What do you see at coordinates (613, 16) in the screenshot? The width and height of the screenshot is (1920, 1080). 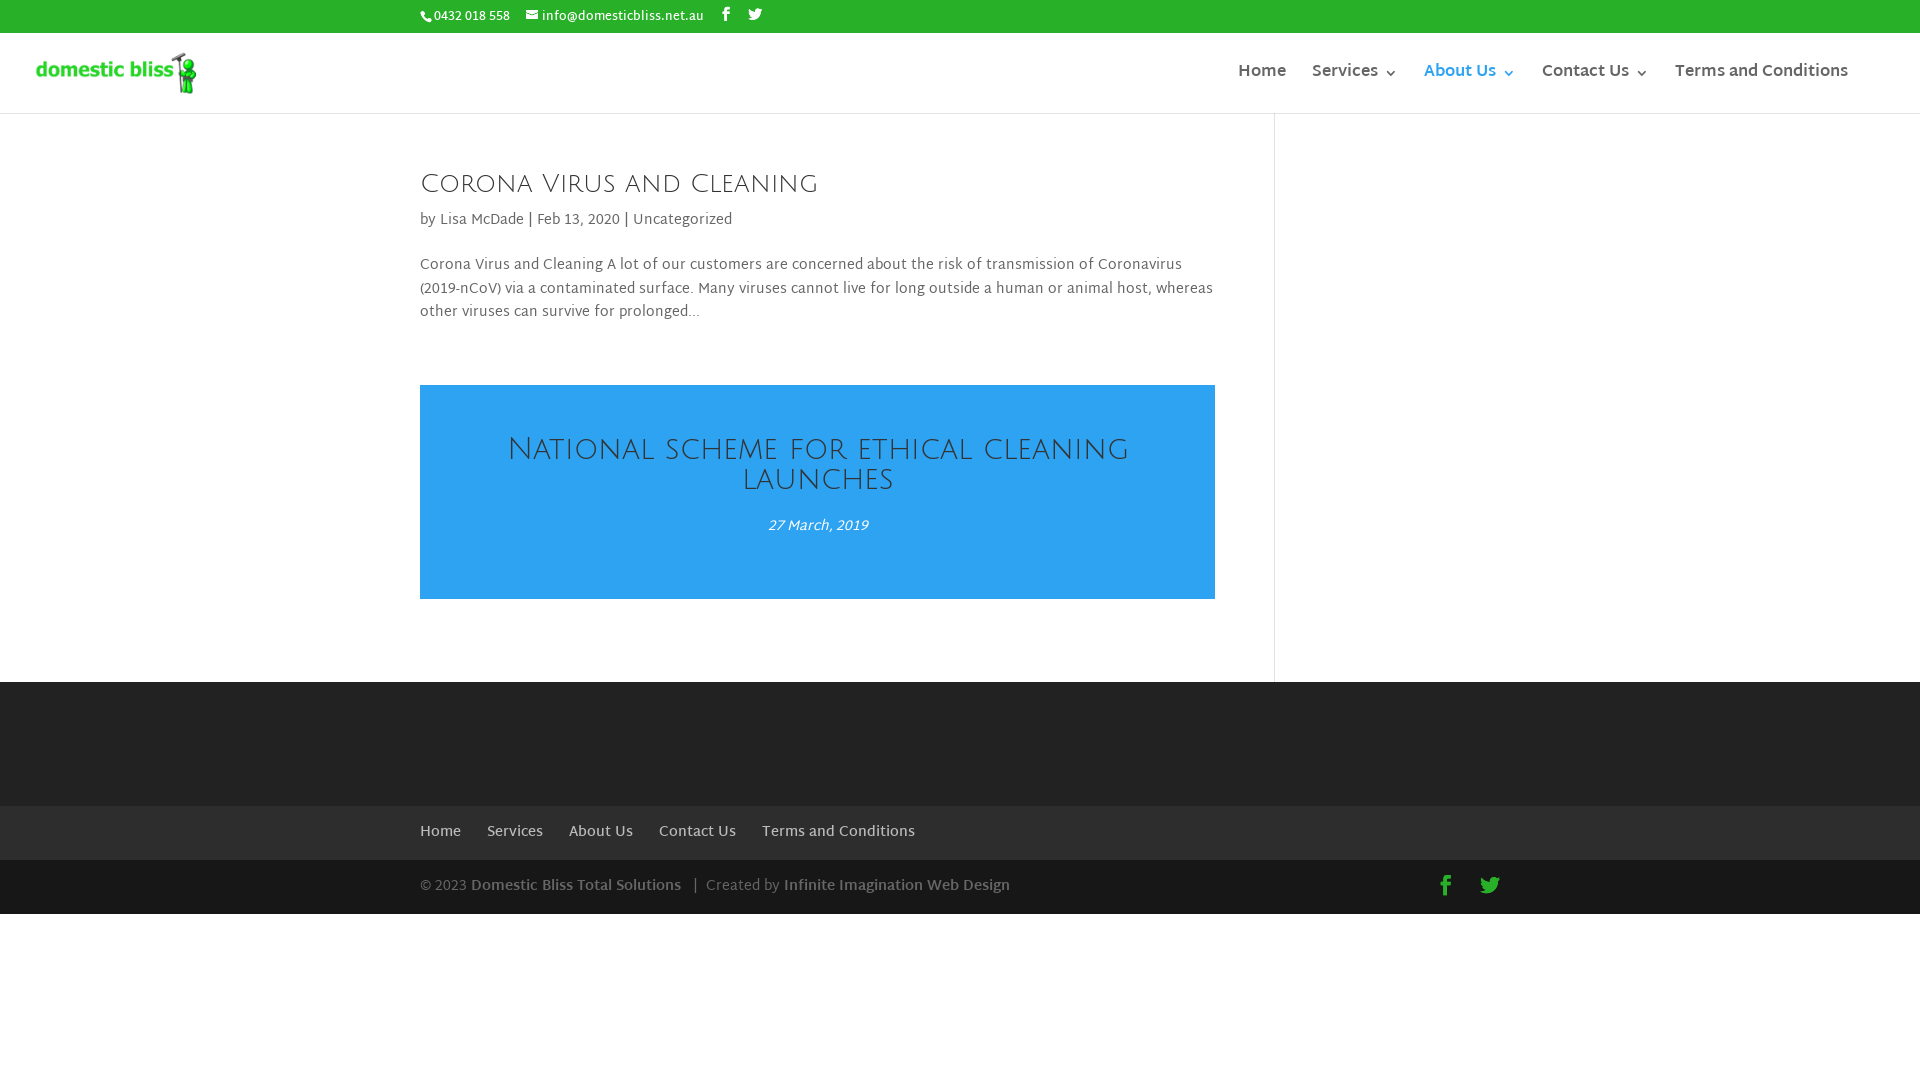 I see `'info@domesticbliss.net.au'` at bounding box center [613, 16].